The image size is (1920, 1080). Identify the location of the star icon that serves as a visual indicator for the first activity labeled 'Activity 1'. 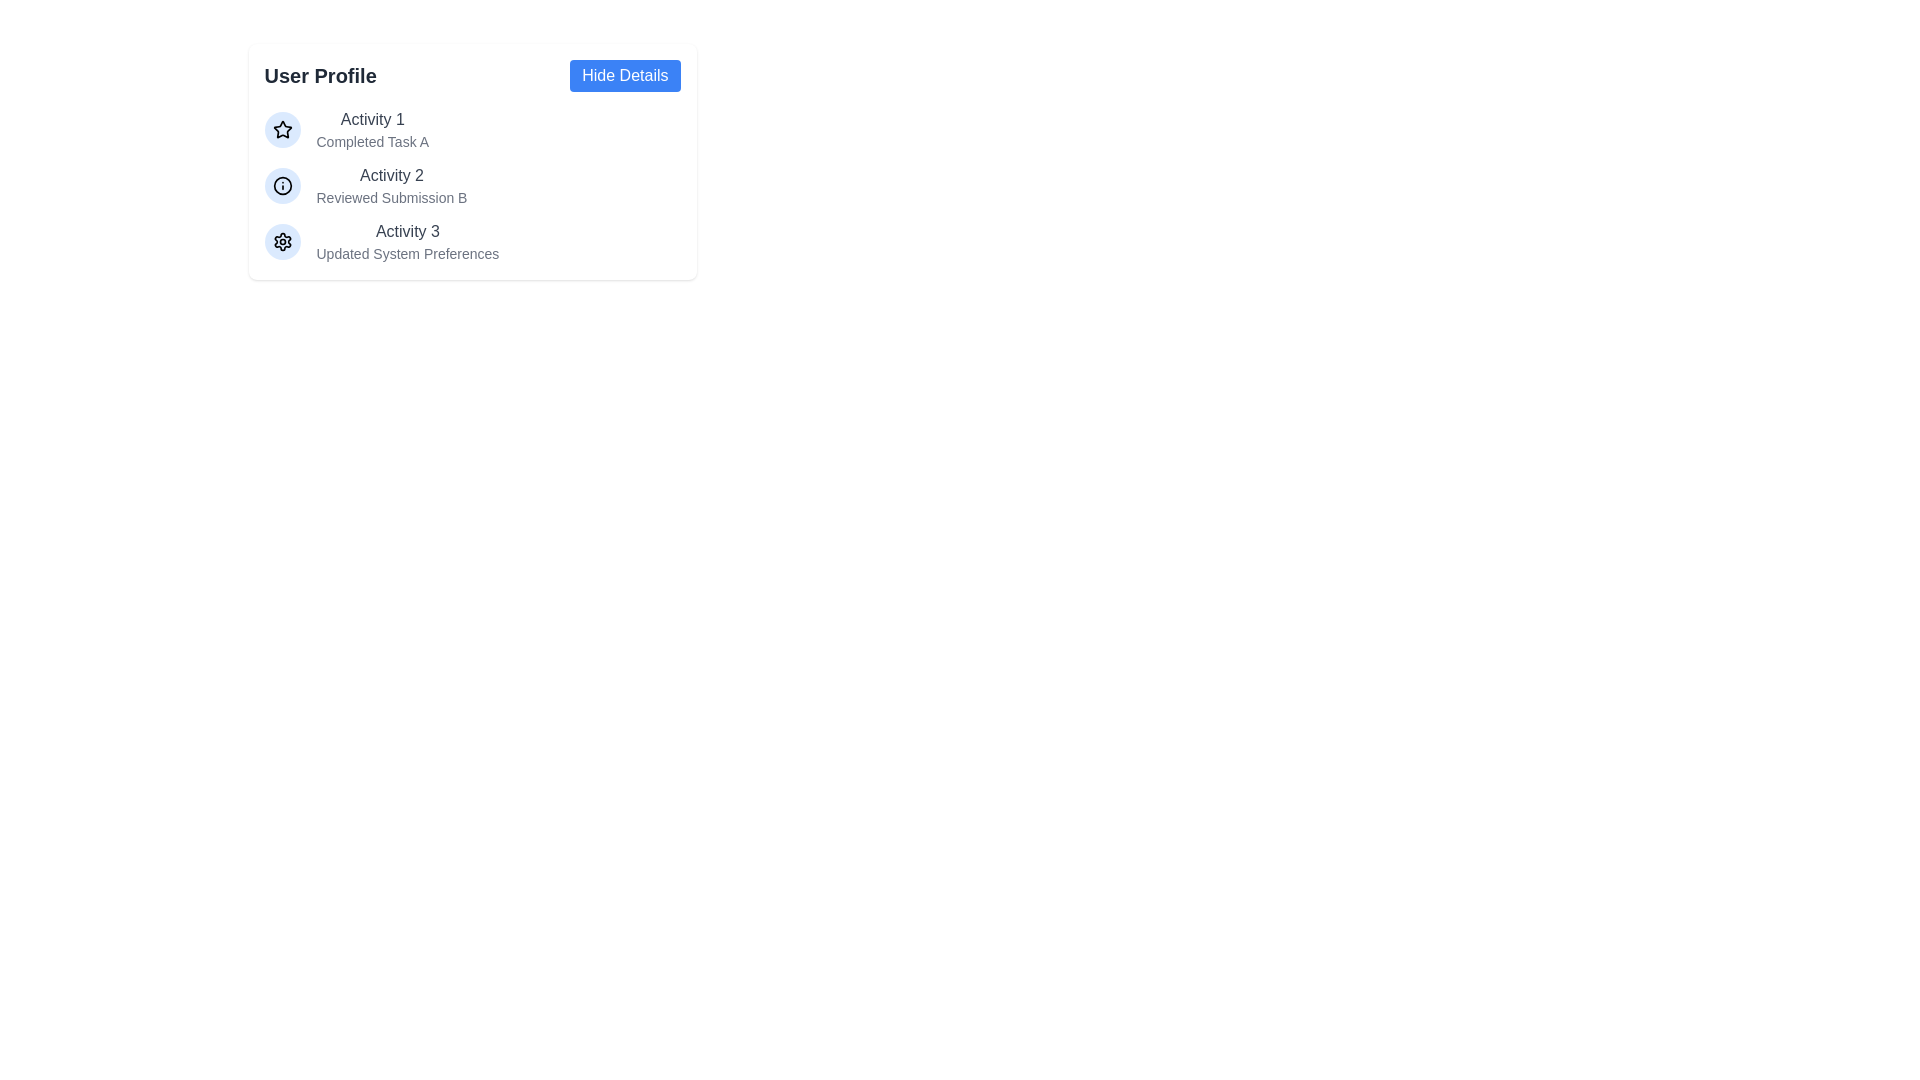
(281, 130).